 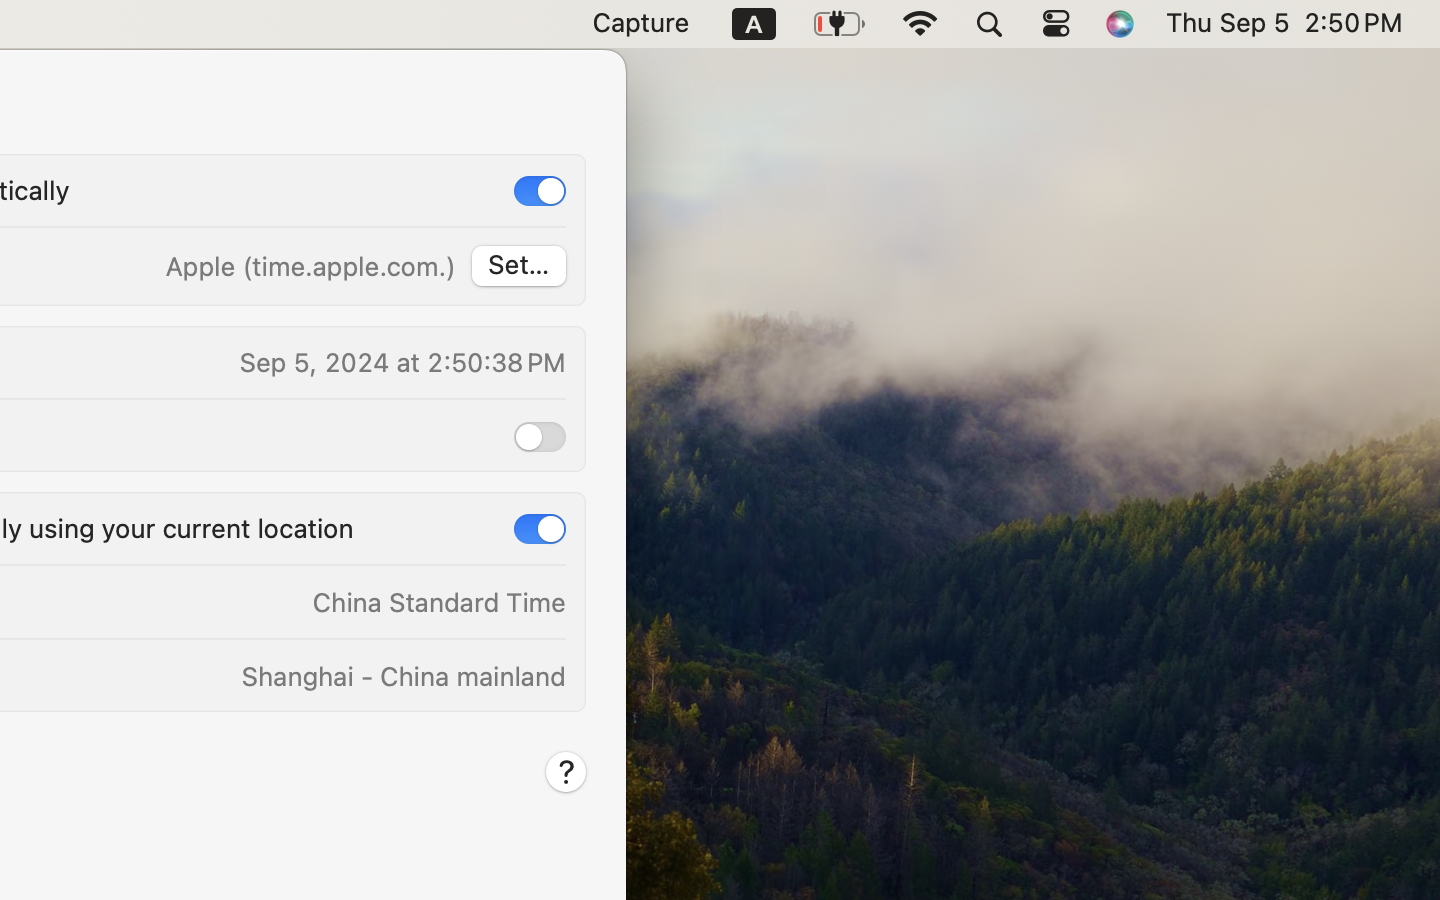 What do you see at coordinates (309, 265) in the screenshot?
I see `'Apple (time.apple.com.)'` at bounding box center [309, 265].